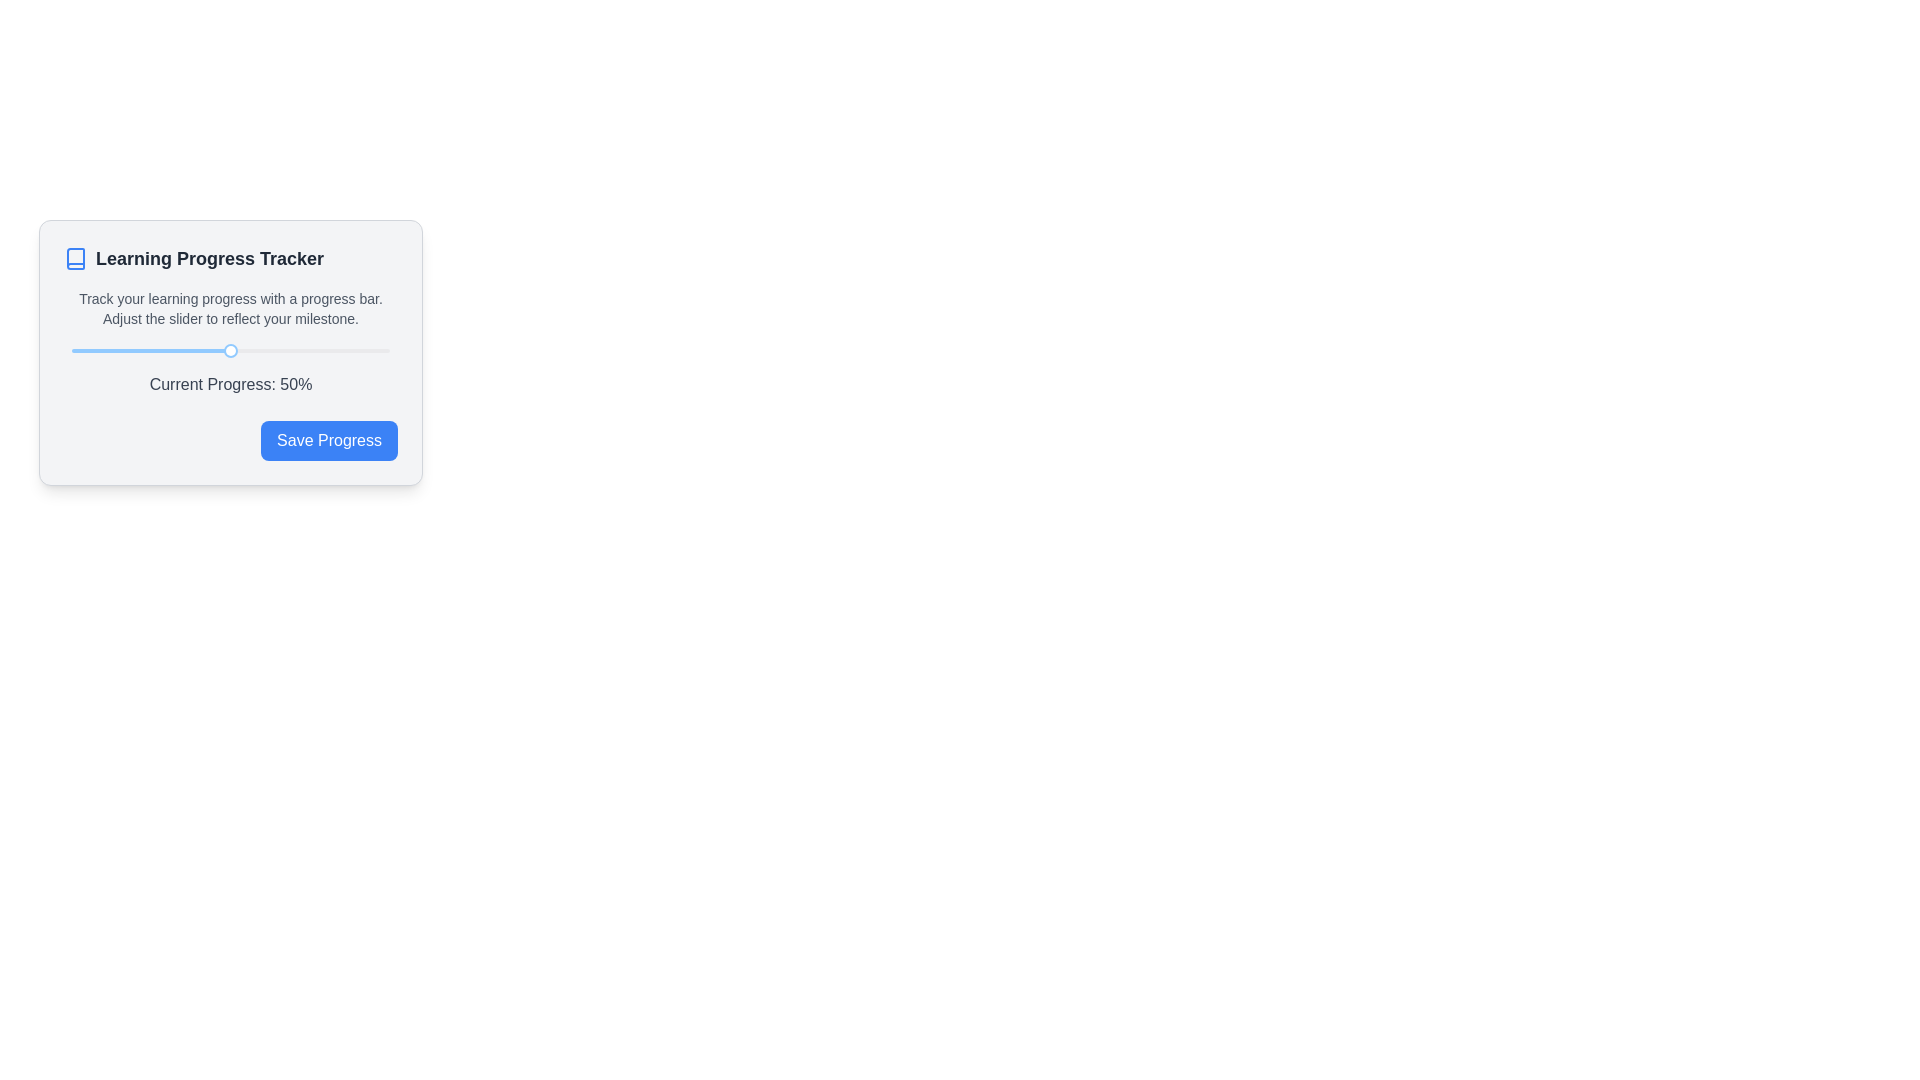 The width and height of the screenshot is (1920, 1080). What do you see at coordinates (245, 350) in the screenshot?
I see `the current progress` at bounding box center [245, 350].